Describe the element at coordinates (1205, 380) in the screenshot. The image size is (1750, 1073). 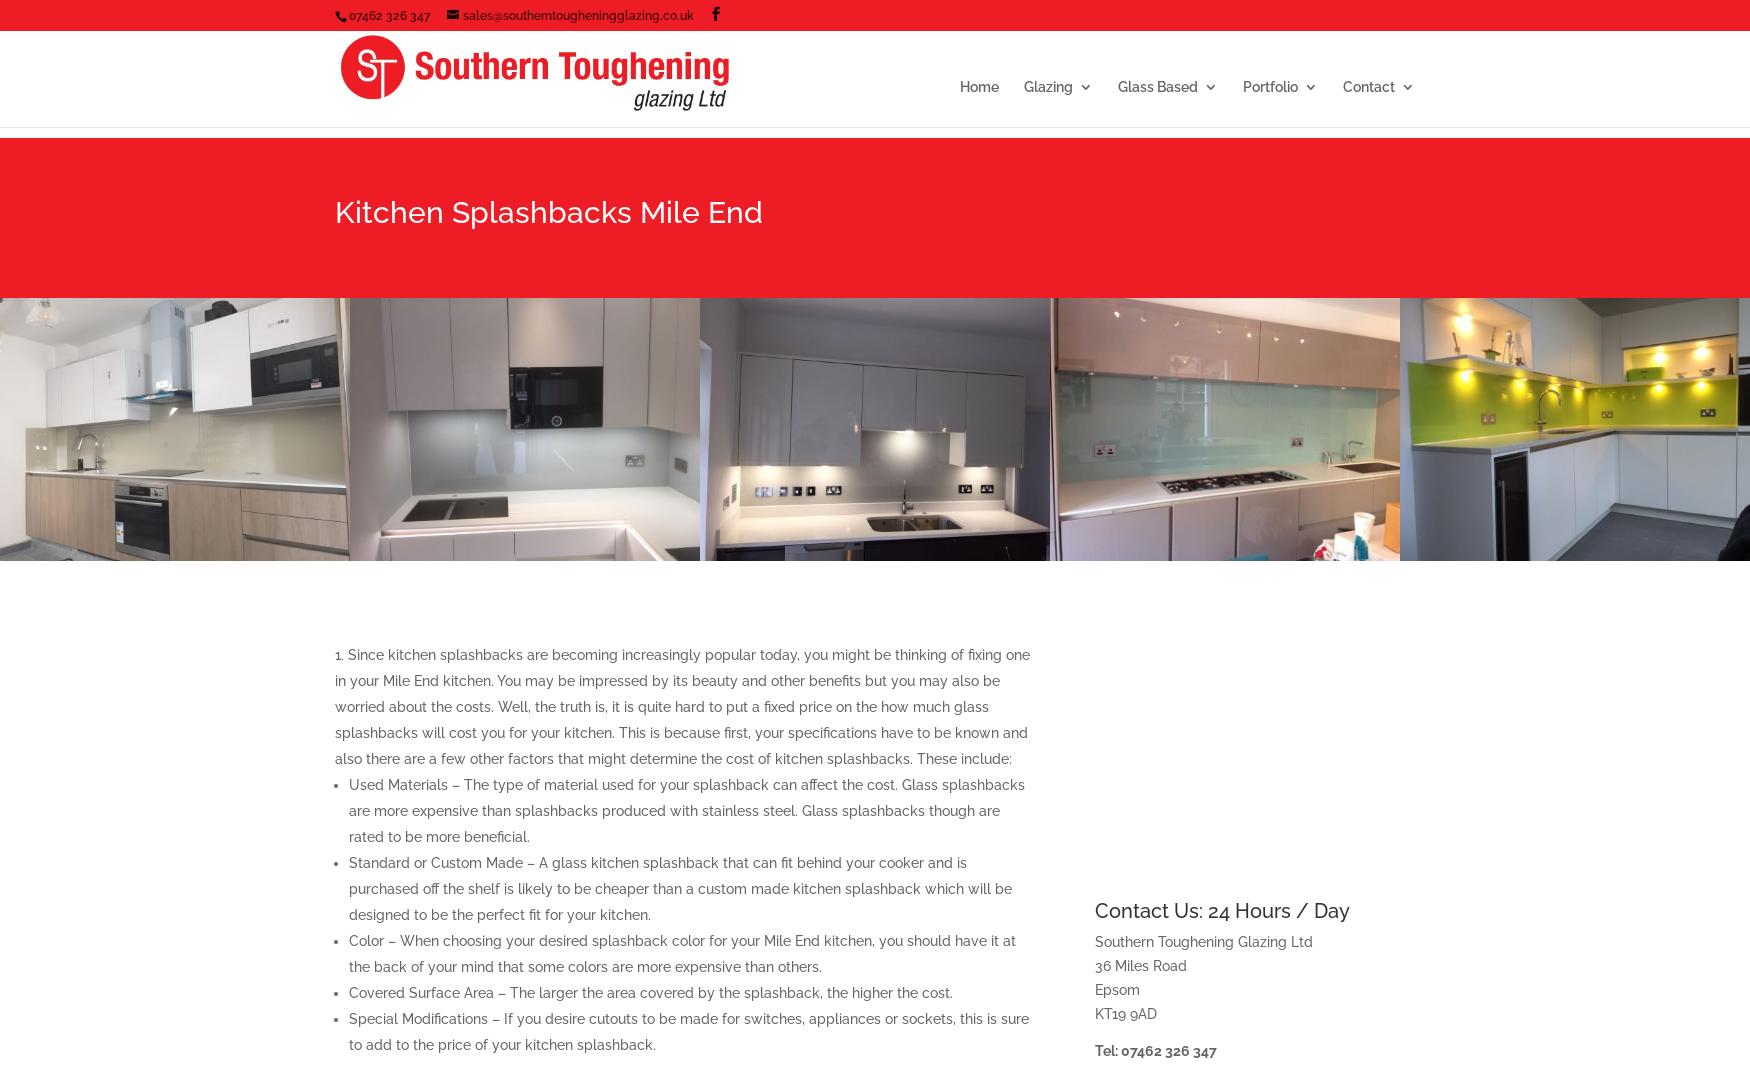
I see `'Other Services'` at that location.